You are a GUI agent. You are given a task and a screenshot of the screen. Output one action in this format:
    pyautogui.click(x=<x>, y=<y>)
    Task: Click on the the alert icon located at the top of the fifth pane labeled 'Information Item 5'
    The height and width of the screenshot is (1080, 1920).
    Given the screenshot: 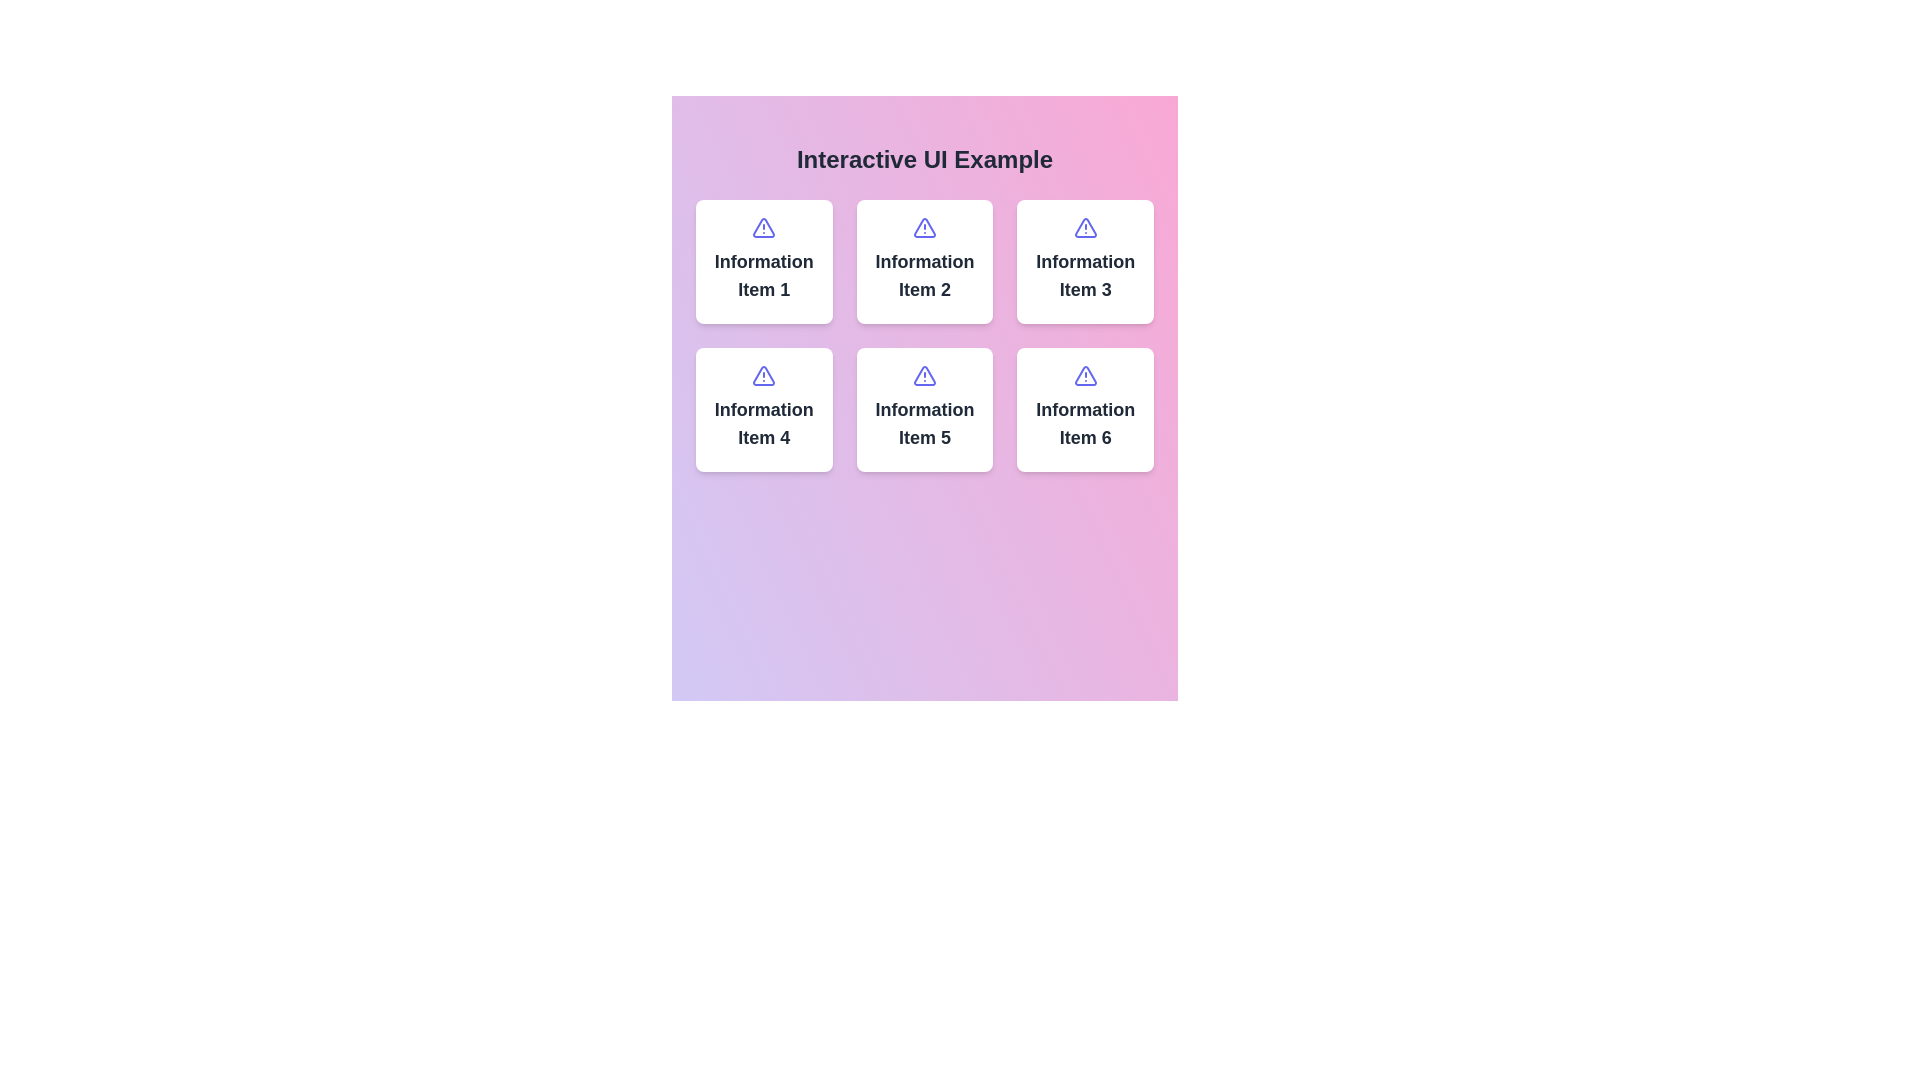 What is the action you would take?
    pyautogui.click(x=924, y=375)
    